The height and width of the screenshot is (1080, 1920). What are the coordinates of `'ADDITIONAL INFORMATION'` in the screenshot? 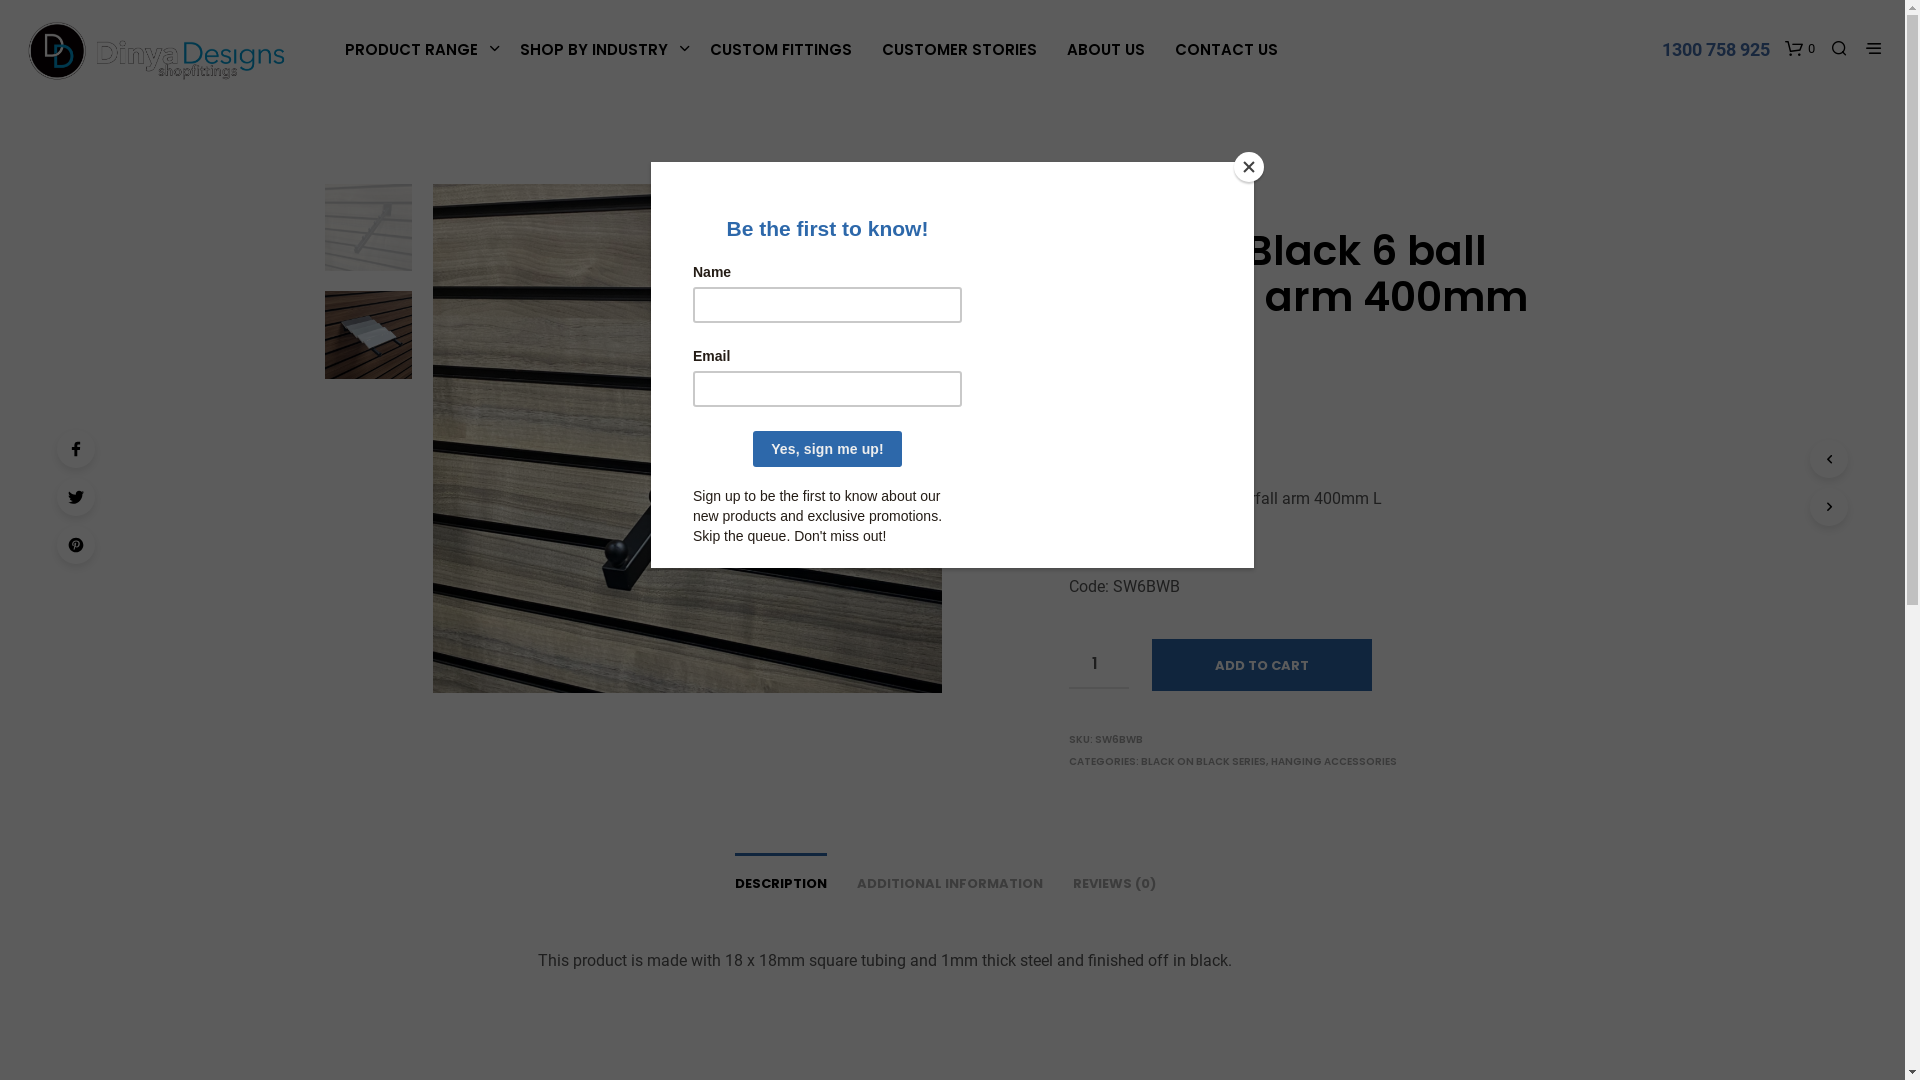 It's located at (948, 876).